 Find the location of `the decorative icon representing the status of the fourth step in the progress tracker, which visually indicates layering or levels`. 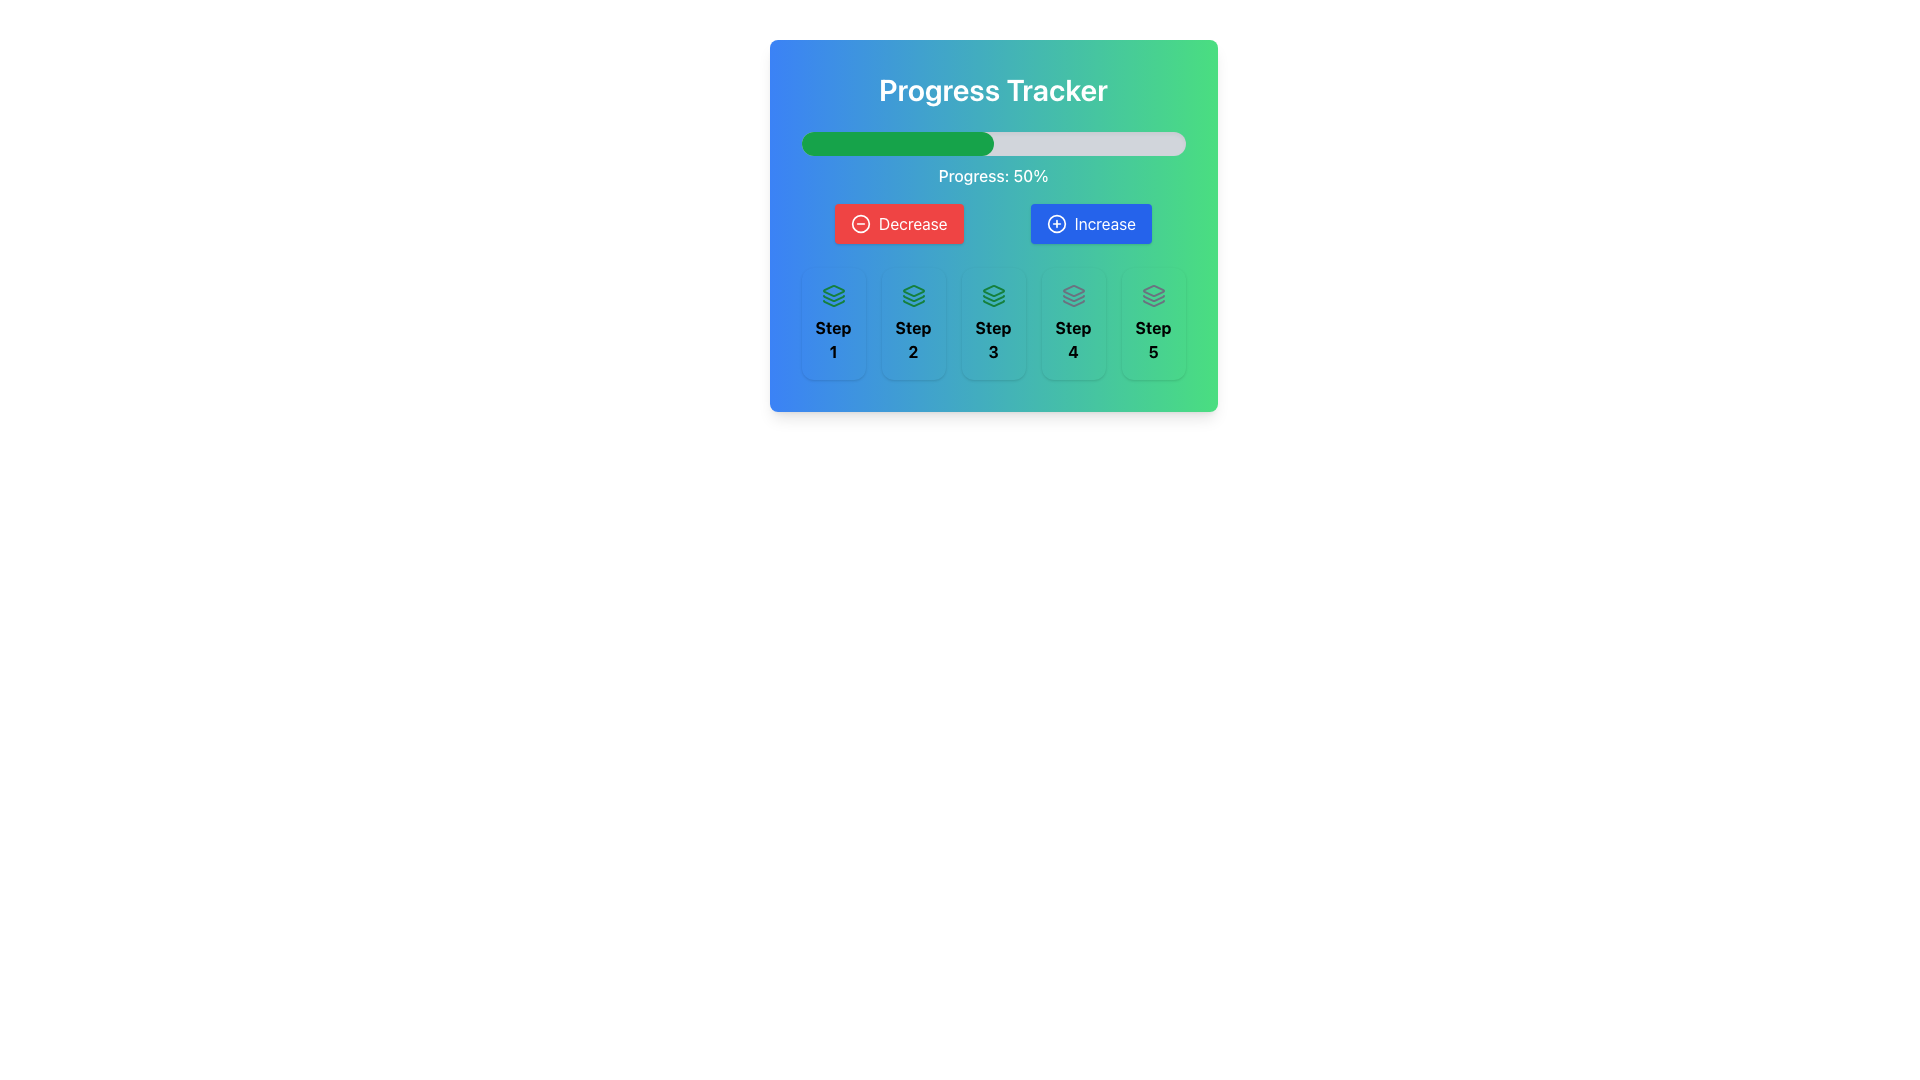

the decorative icon representing the status of the fourth step in the progress tracker, which visually indicates layering or levels is located at coordinates (1072, 296).